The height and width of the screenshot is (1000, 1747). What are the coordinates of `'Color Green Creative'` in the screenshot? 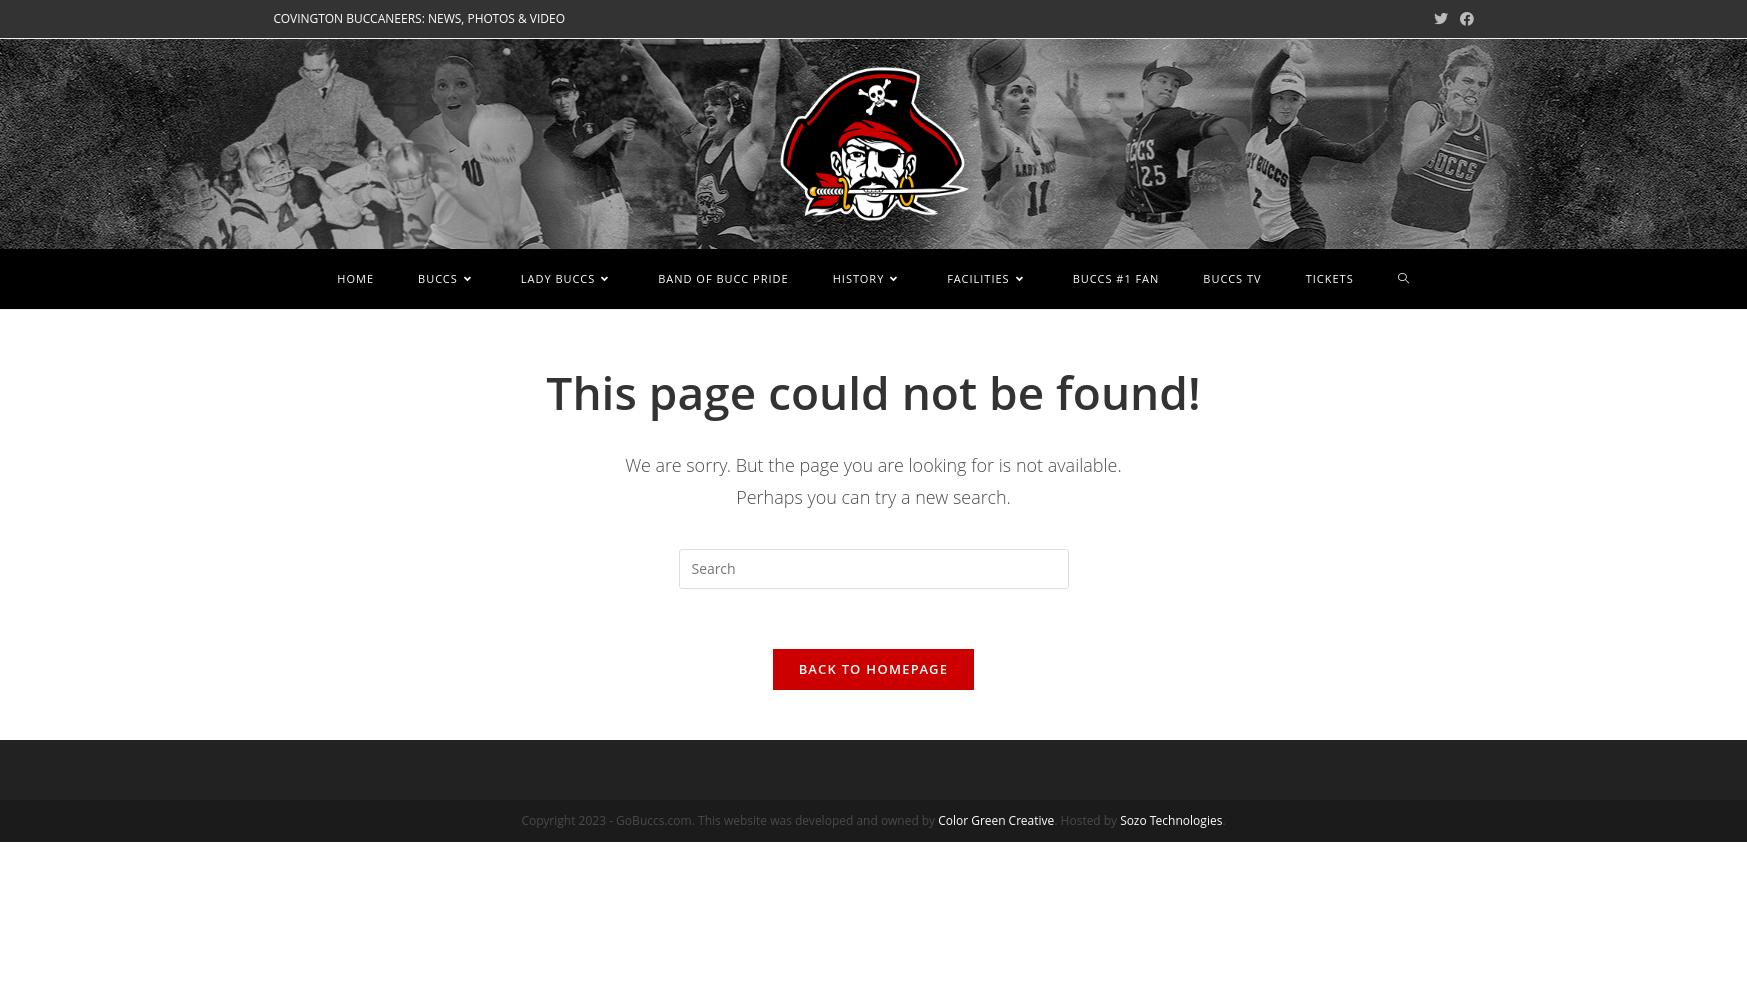 It's located at (994, 818).